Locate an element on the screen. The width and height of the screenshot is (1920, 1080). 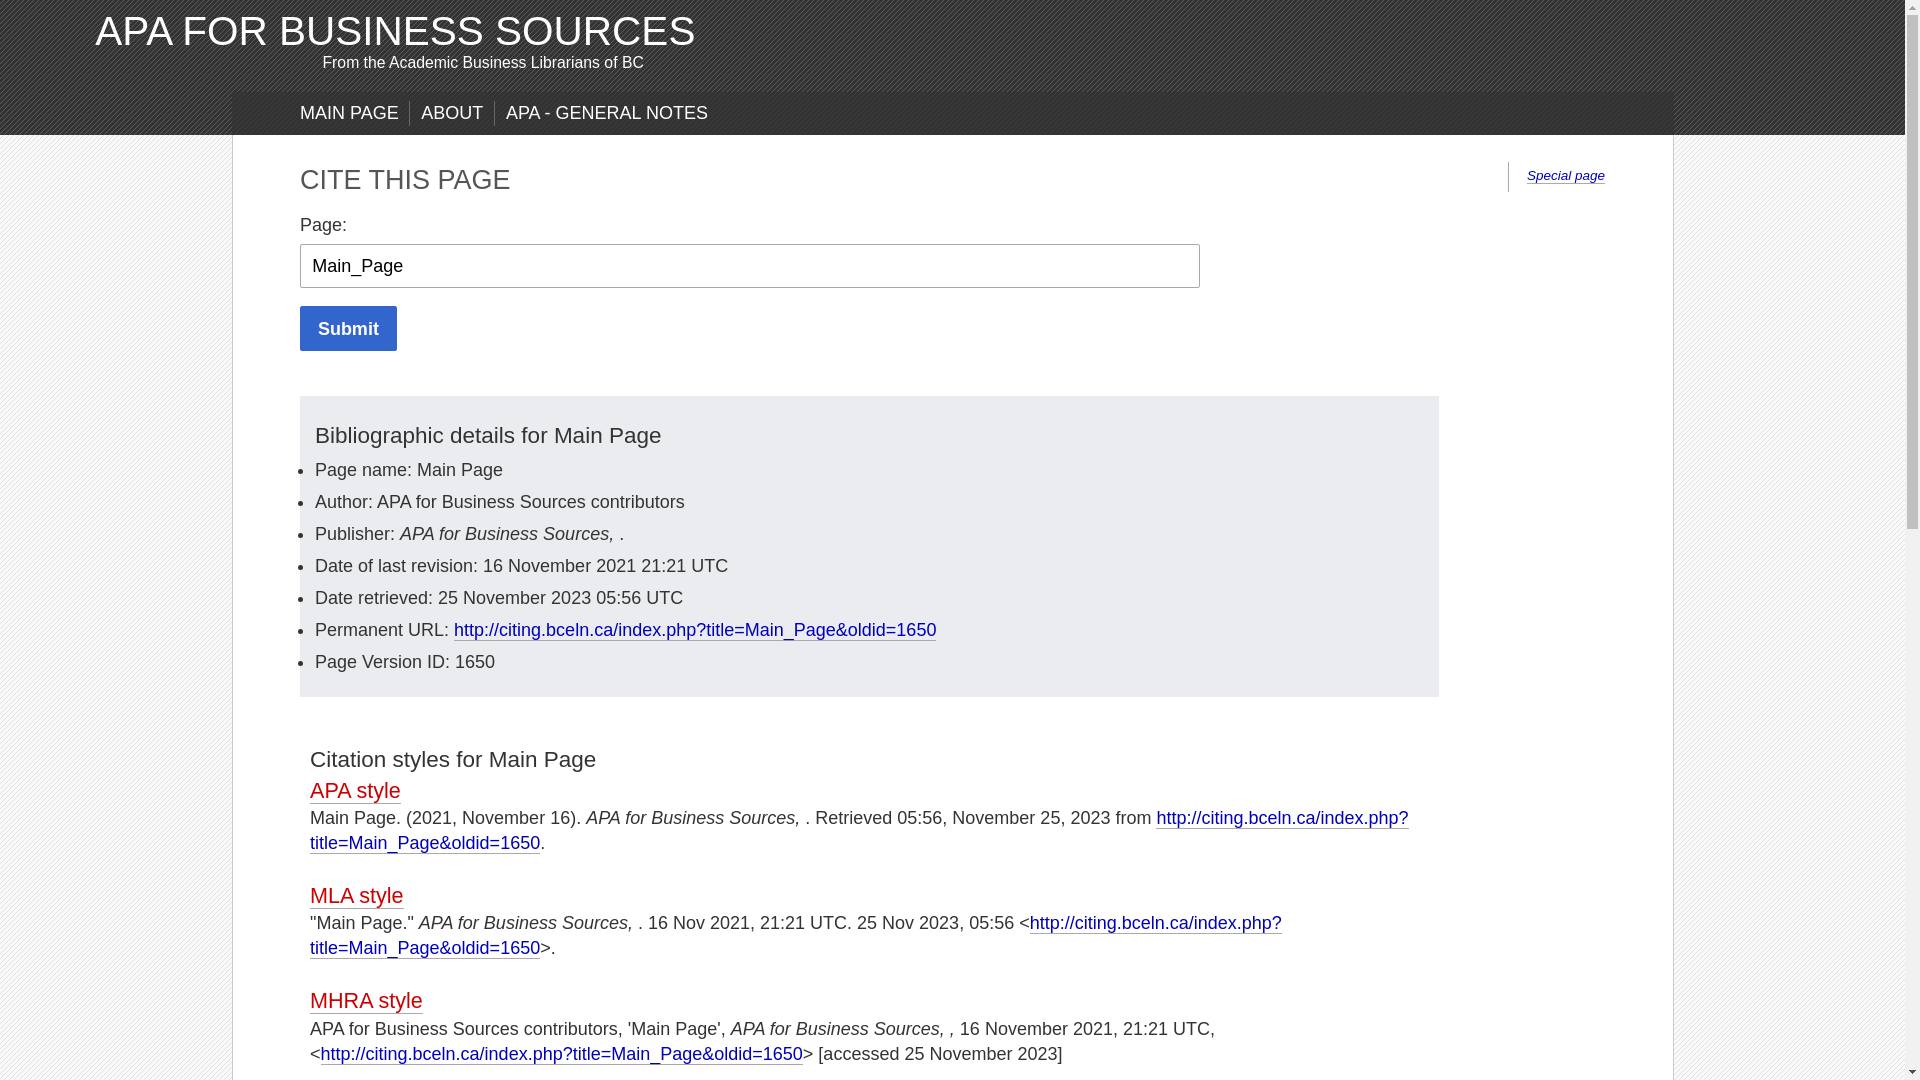
'MLA style' is located at coordinates (309, 894).